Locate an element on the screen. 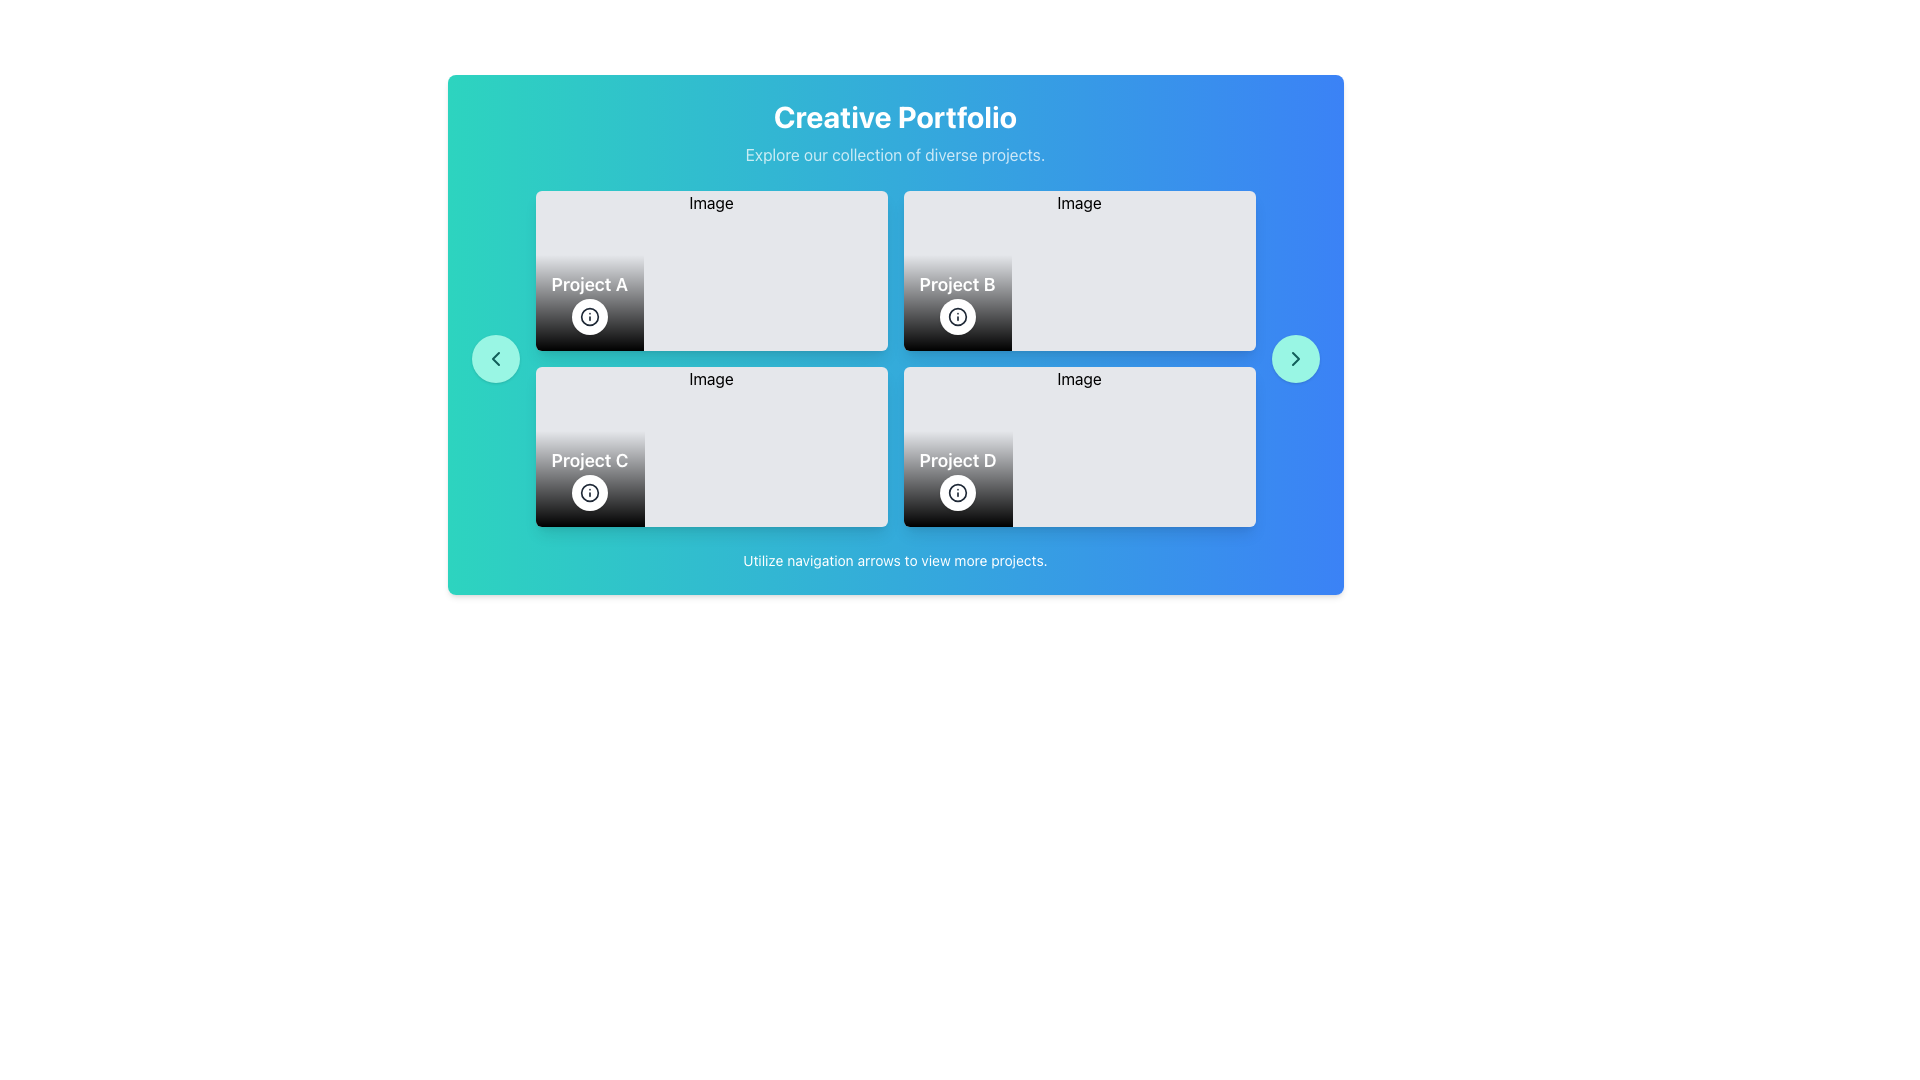 The image size is (1920, 1080). the Project Tile containing the text 'Project C' with a circular button featuring an information icon, located in the lower left quadrant of the grid is located at coordinates (589, 478).